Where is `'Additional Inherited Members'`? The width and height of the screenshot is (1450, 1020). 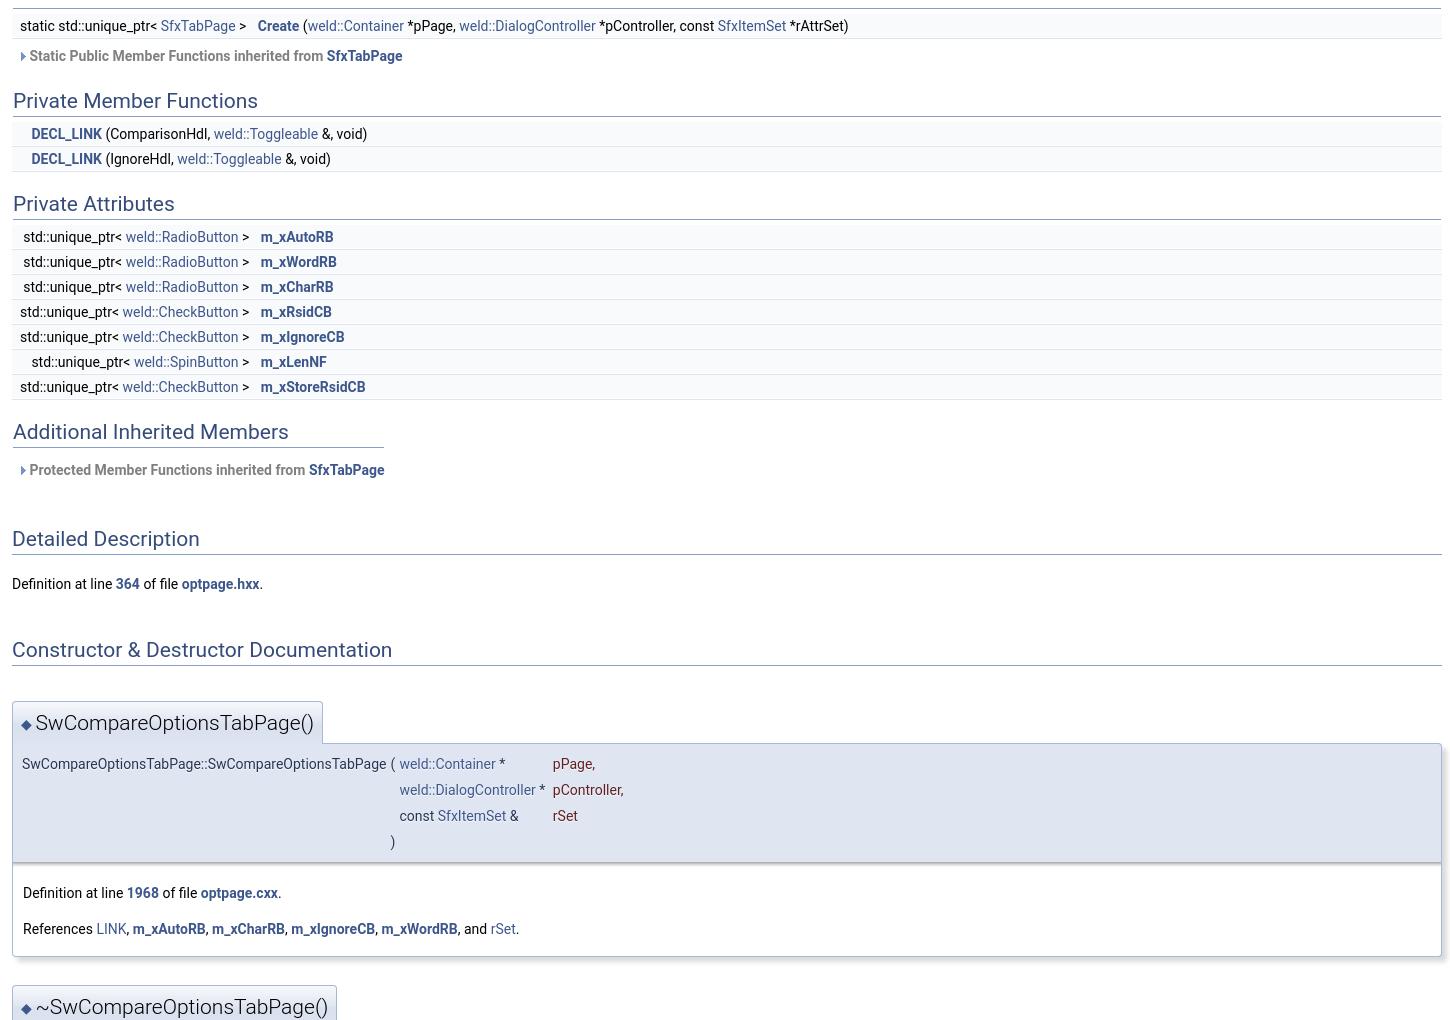 'Additional Inherited Members' is located at coordinates (149, 430).